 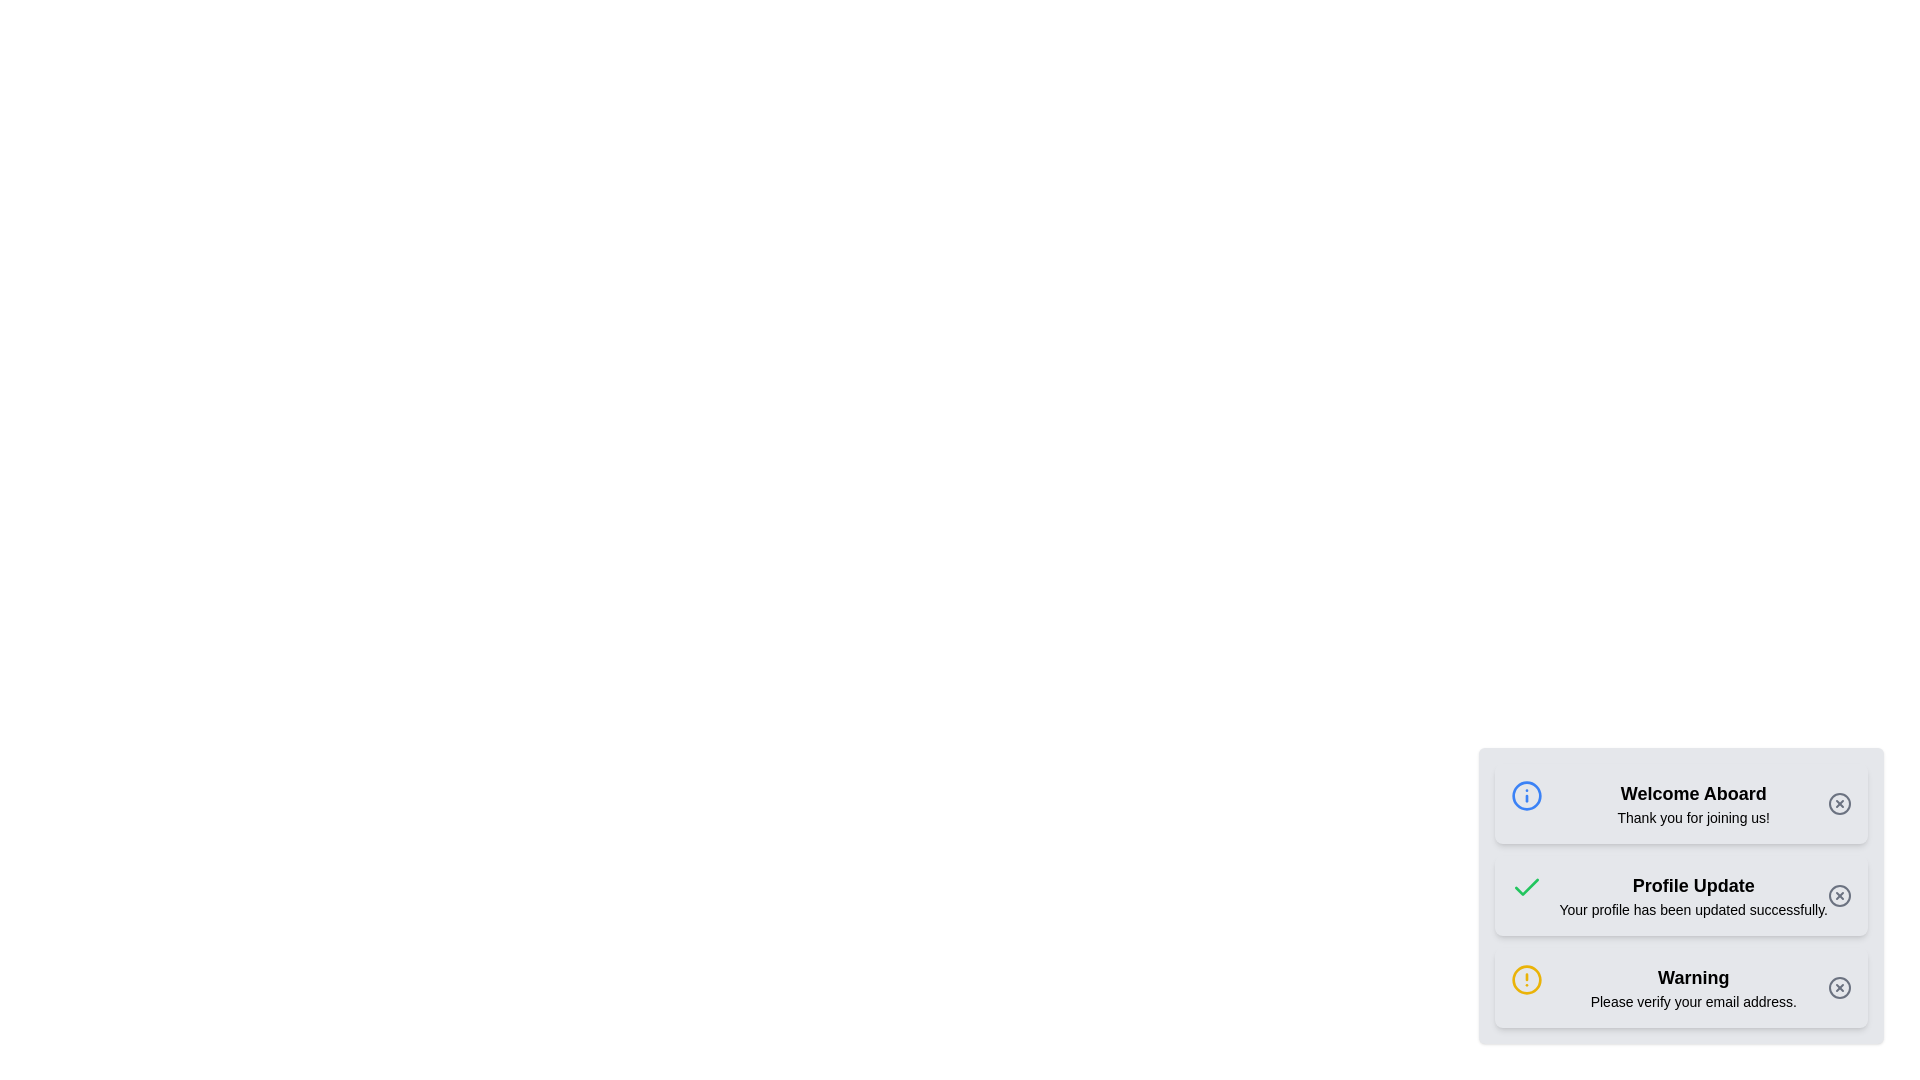 What do you see at coordinates (1839, 986) in the screenshot?
I see `the dismiss button located on the right side of the 'Warning' notification box` at bounding box center [1839, 986].